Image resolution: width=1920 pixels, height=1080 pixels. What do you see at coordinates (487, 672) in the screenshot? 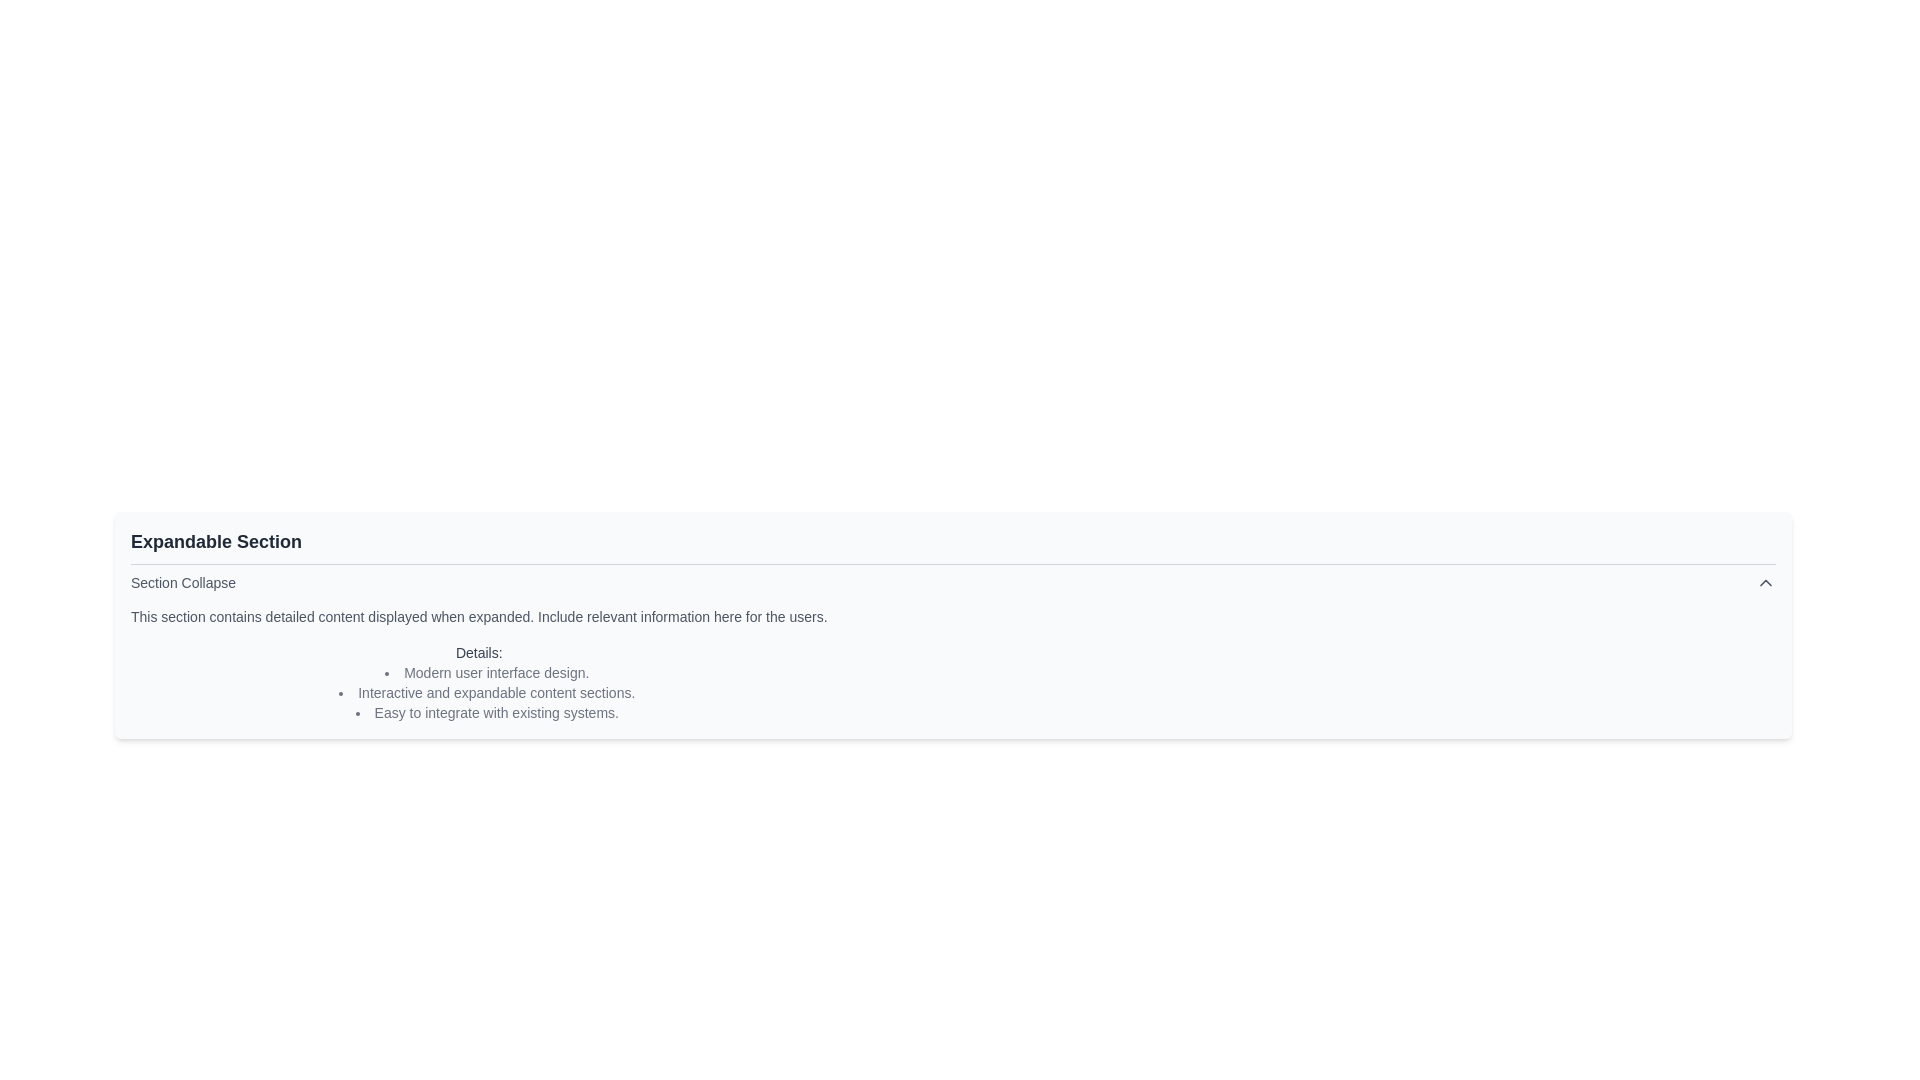
I see `the first list item text element 'Modern user interface design.' located under the 'Details:' label` at bounding box center [487, 672].